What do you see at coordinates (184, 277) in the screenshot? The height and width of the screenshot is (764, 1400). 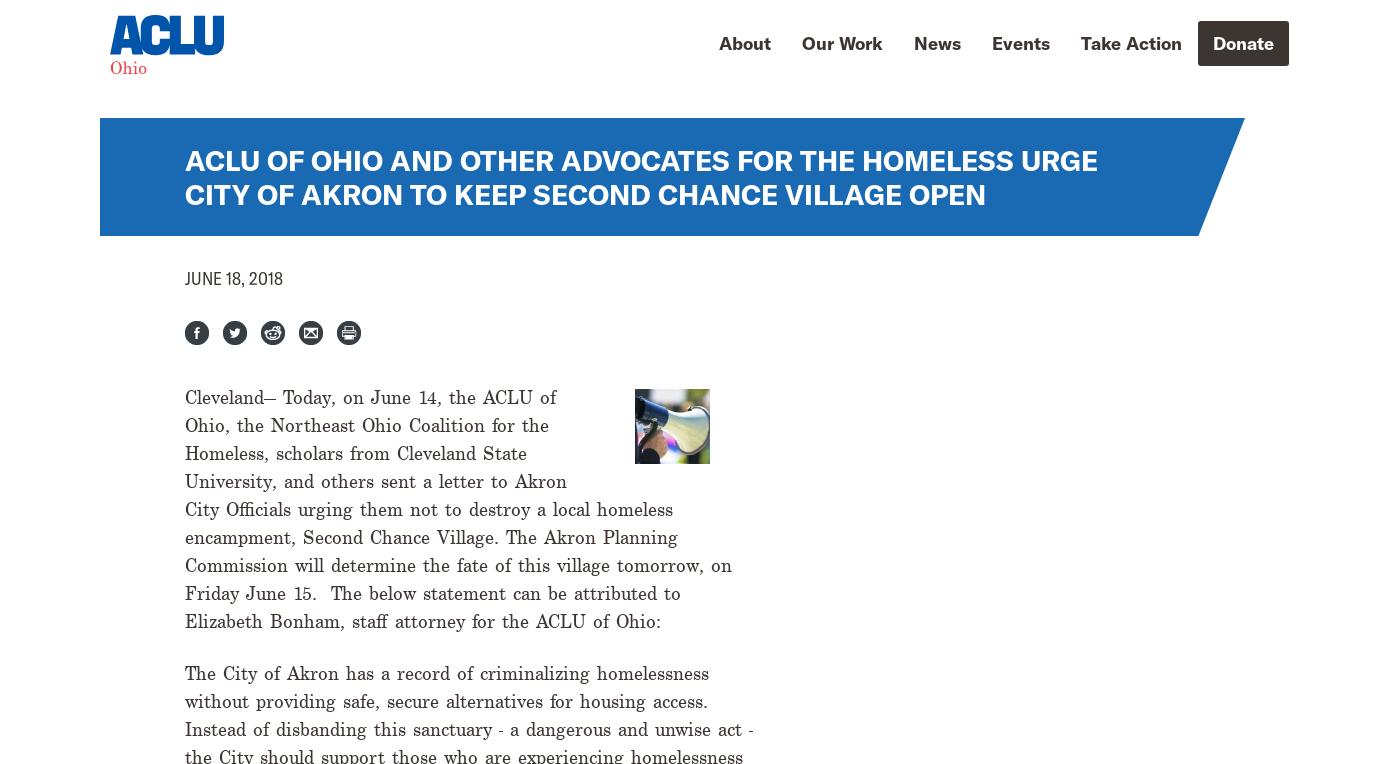 I see `'June 18, 2018'` at bounding box center [184, 277].